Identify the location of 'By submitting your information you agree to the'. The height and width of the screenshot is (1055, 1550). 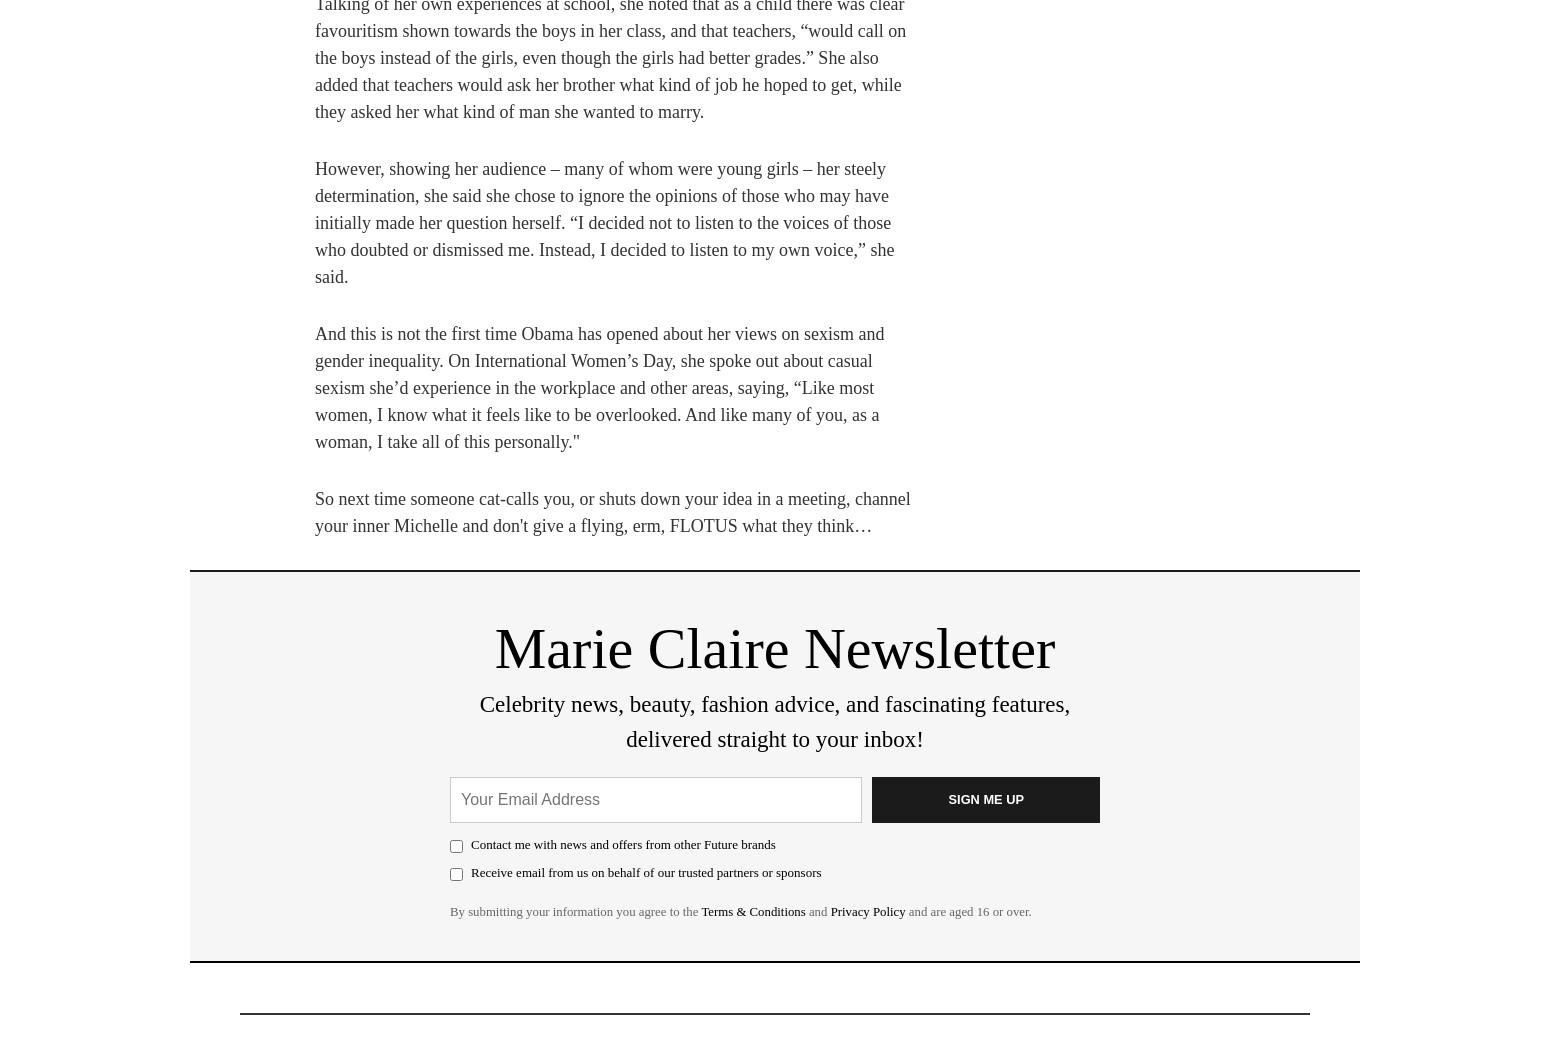
(575, 911).